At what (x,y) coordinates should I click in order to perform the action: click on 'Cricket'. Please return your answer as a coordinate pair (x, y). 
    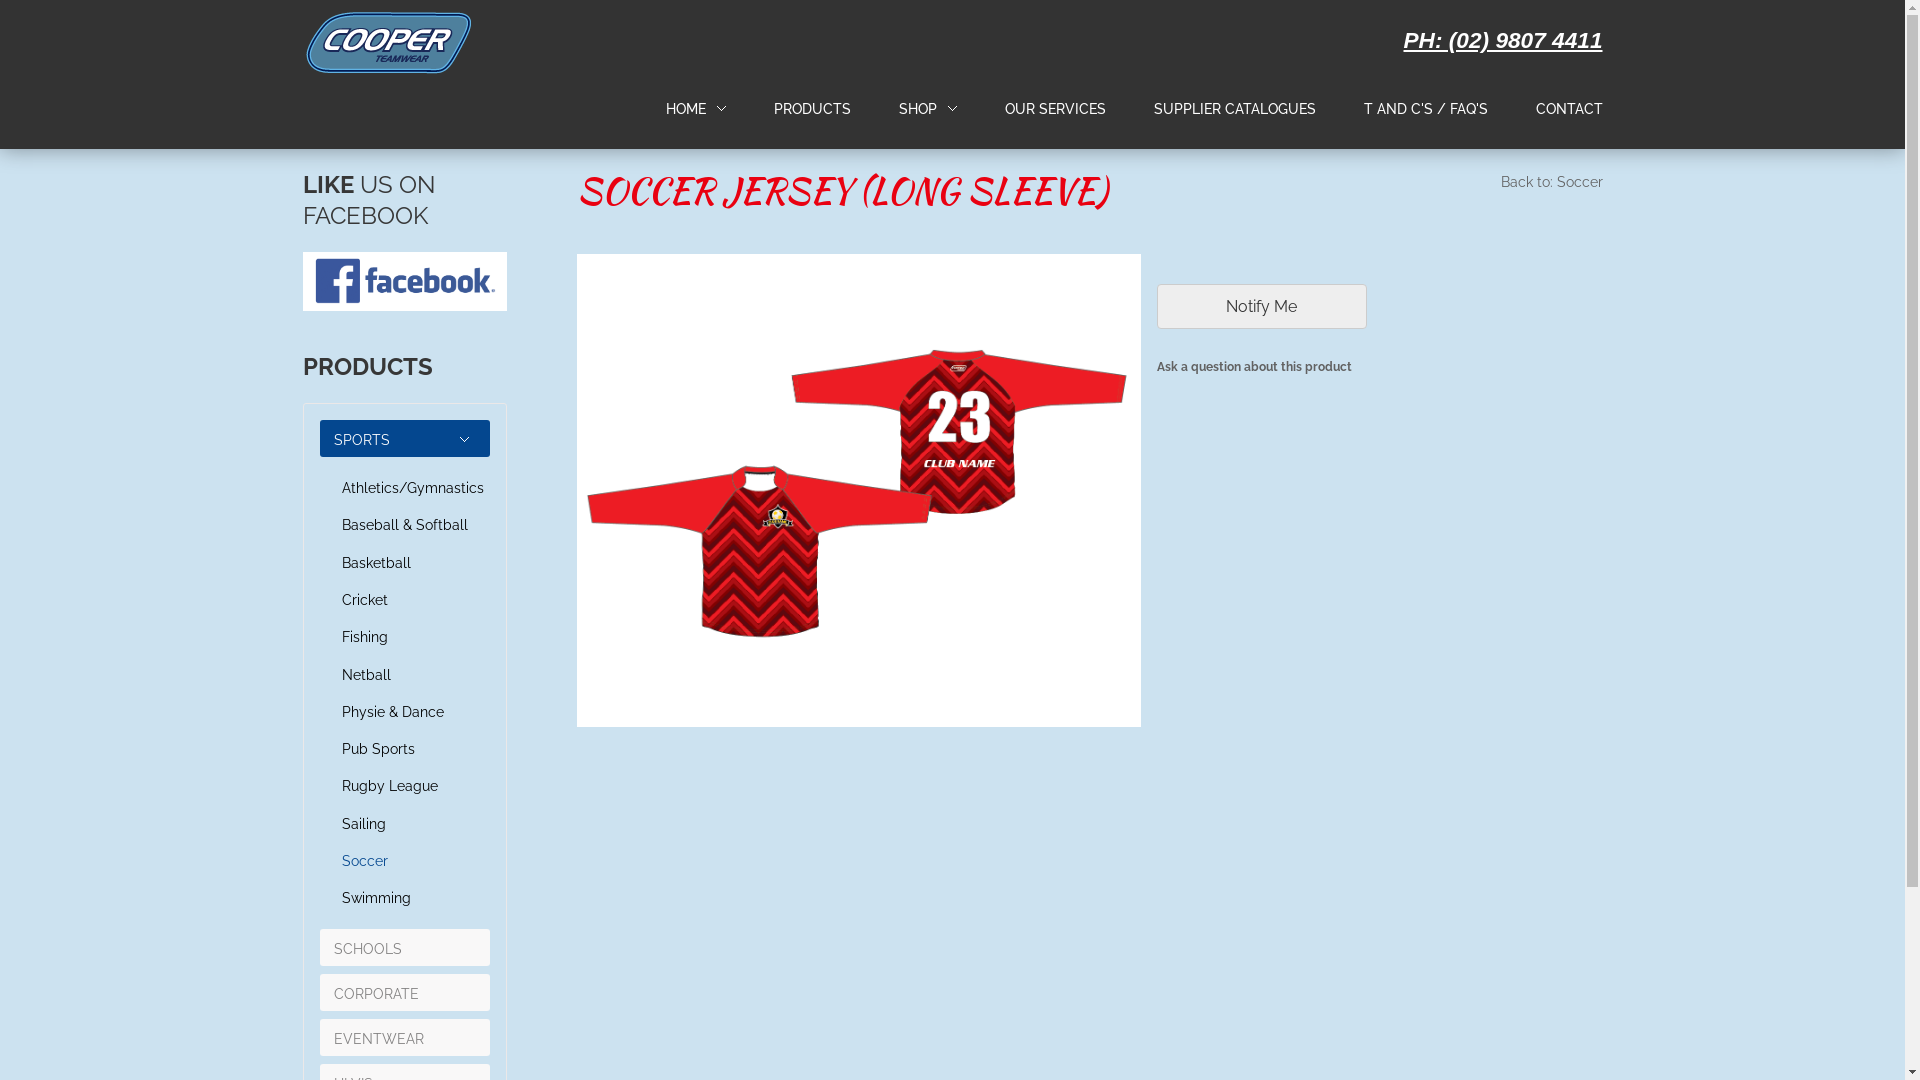
    Looking at the image, I should click on (334, 599).